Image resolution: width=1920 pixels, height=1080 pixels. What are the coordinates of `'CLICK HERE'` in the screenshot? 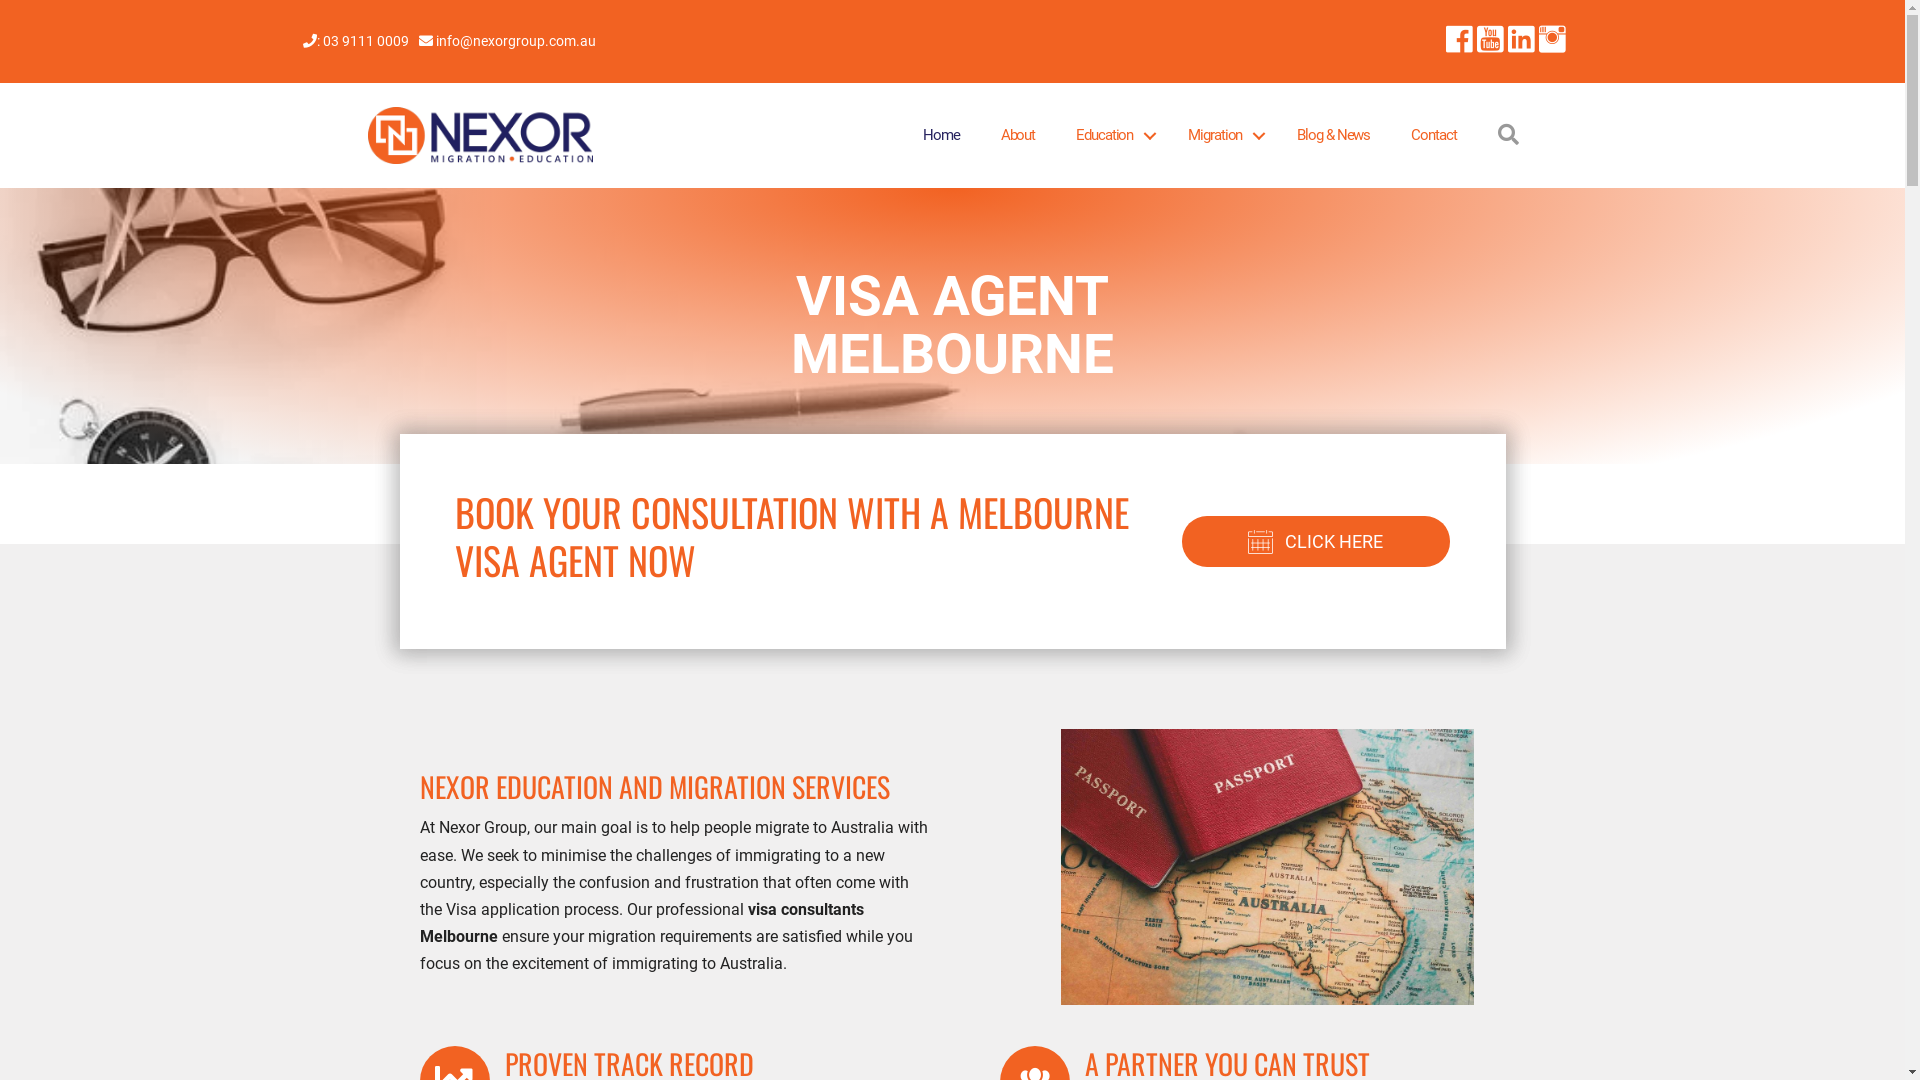 It's located at (1316, 541).